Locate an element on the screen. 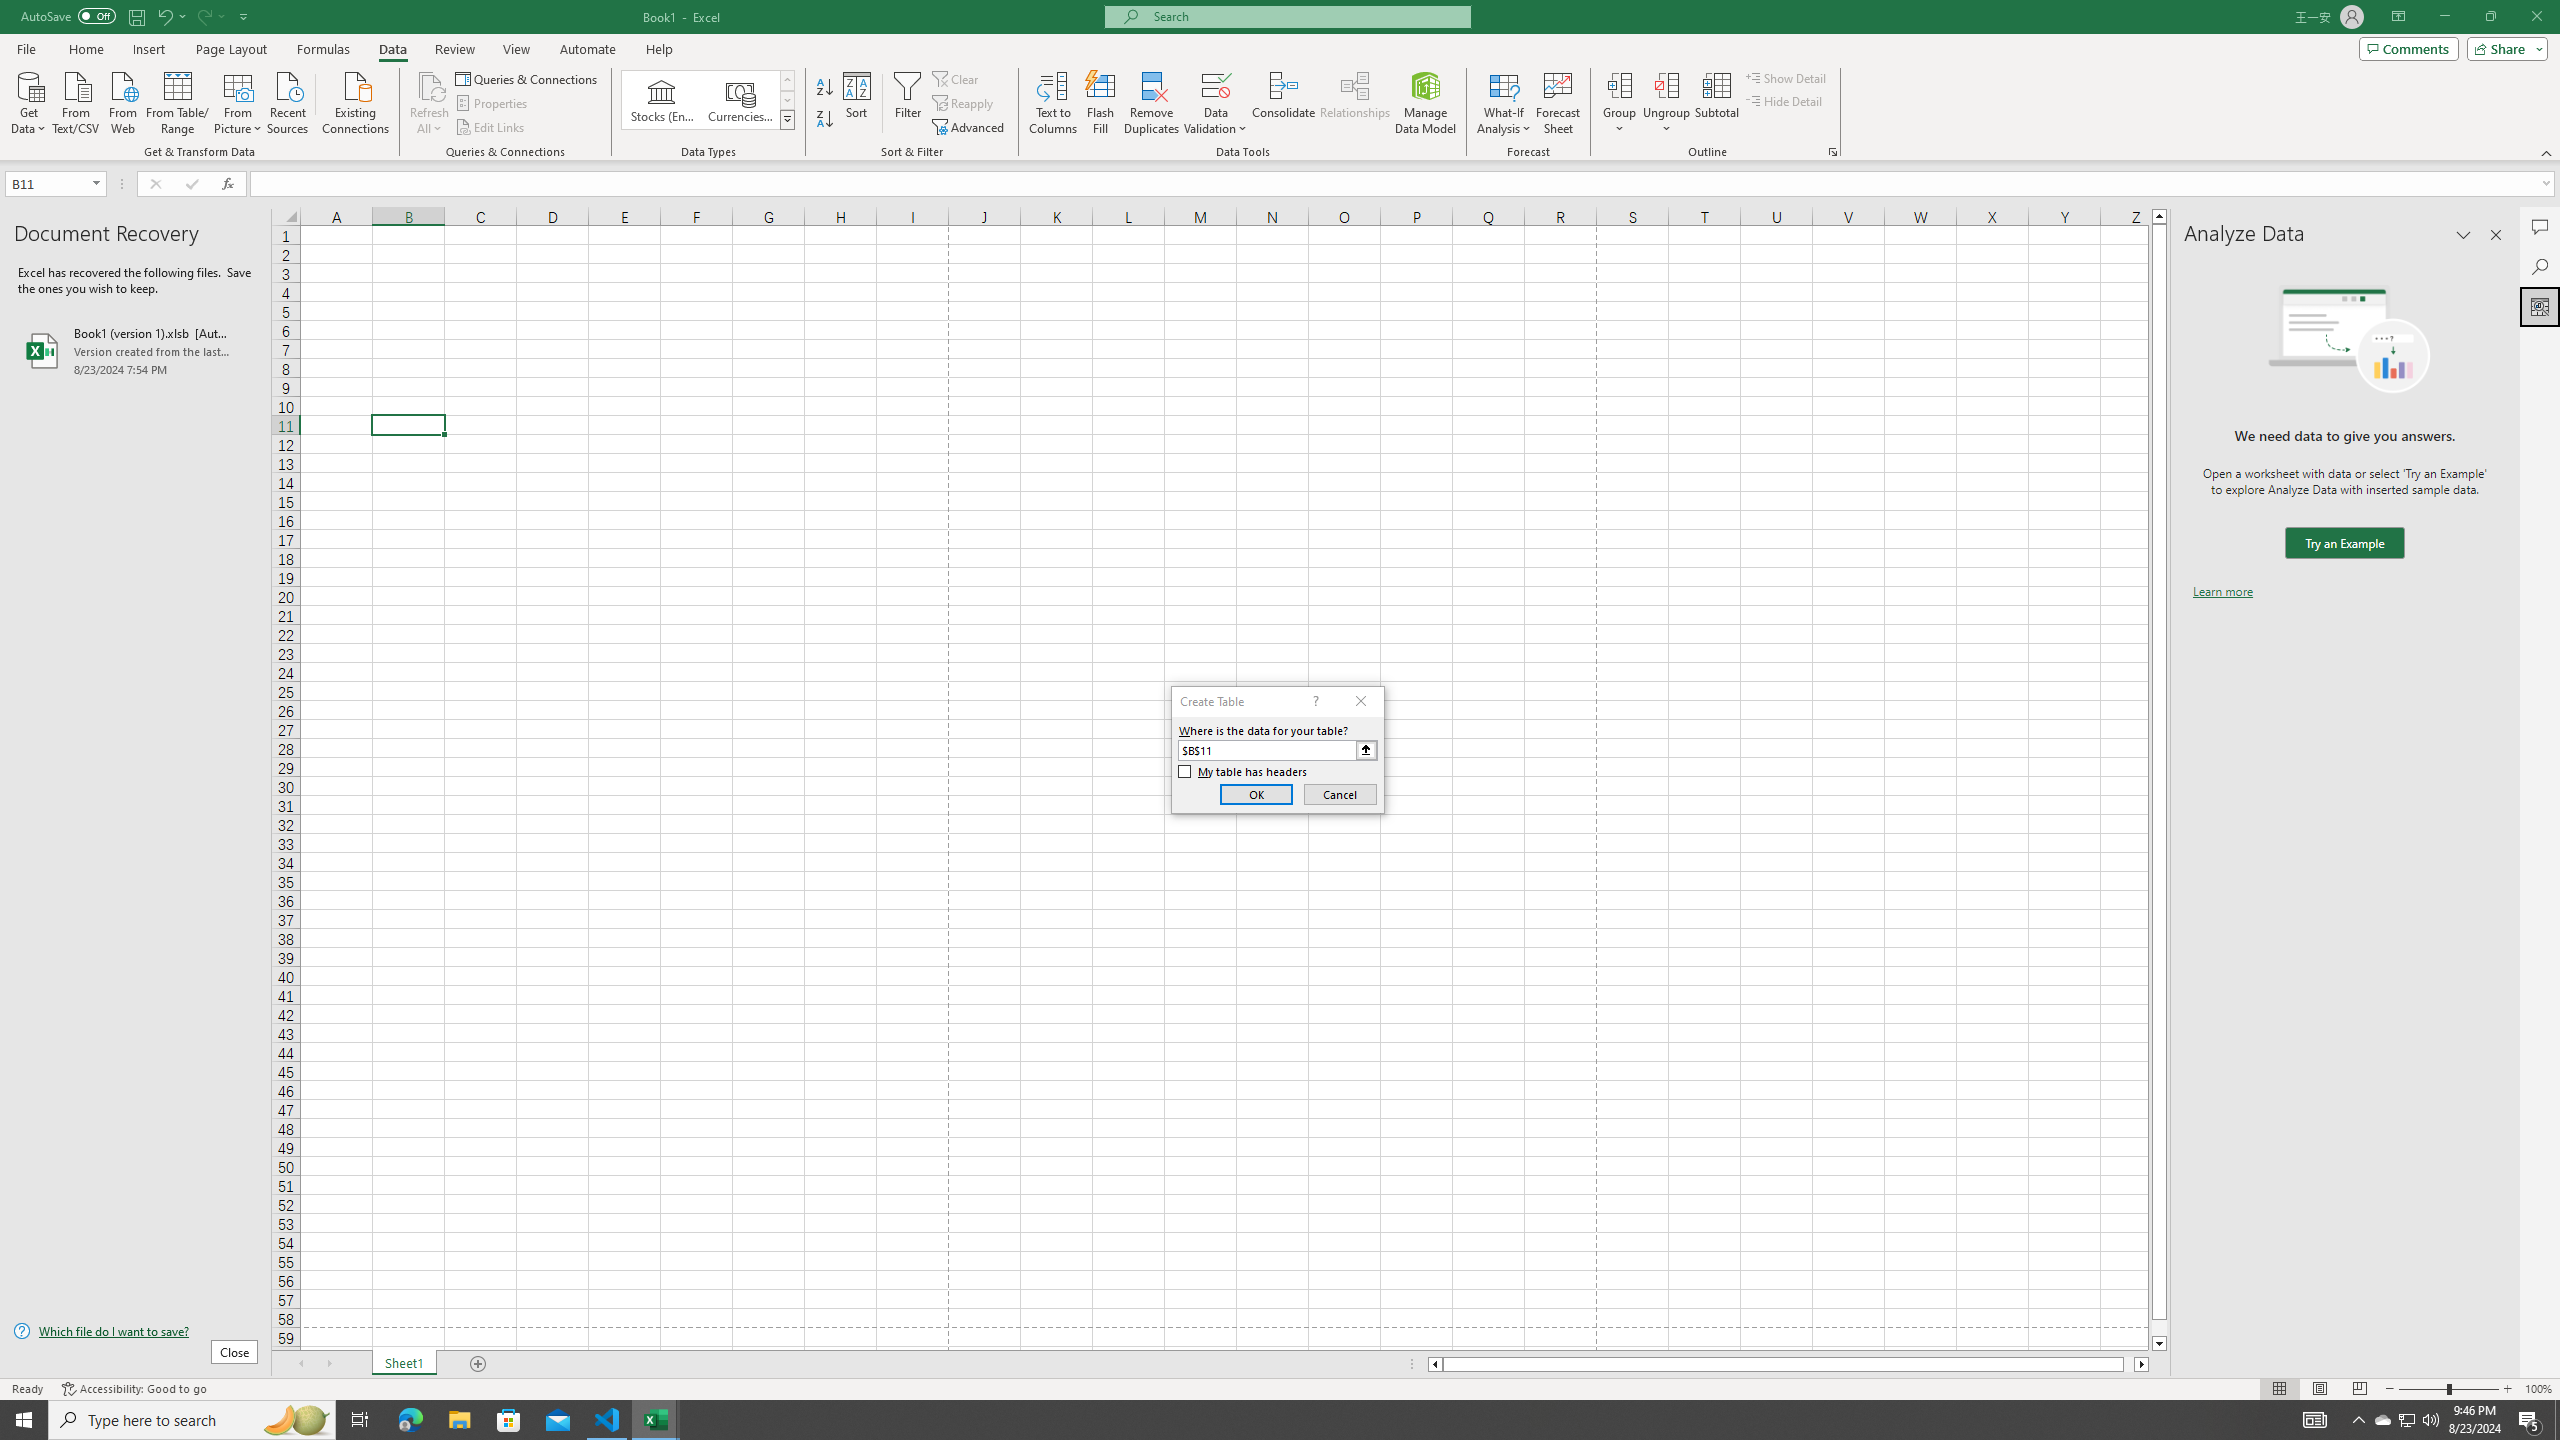 This screenshot has height=1440, width=2560. 'Formulas' is located at coordinates (325, 49).